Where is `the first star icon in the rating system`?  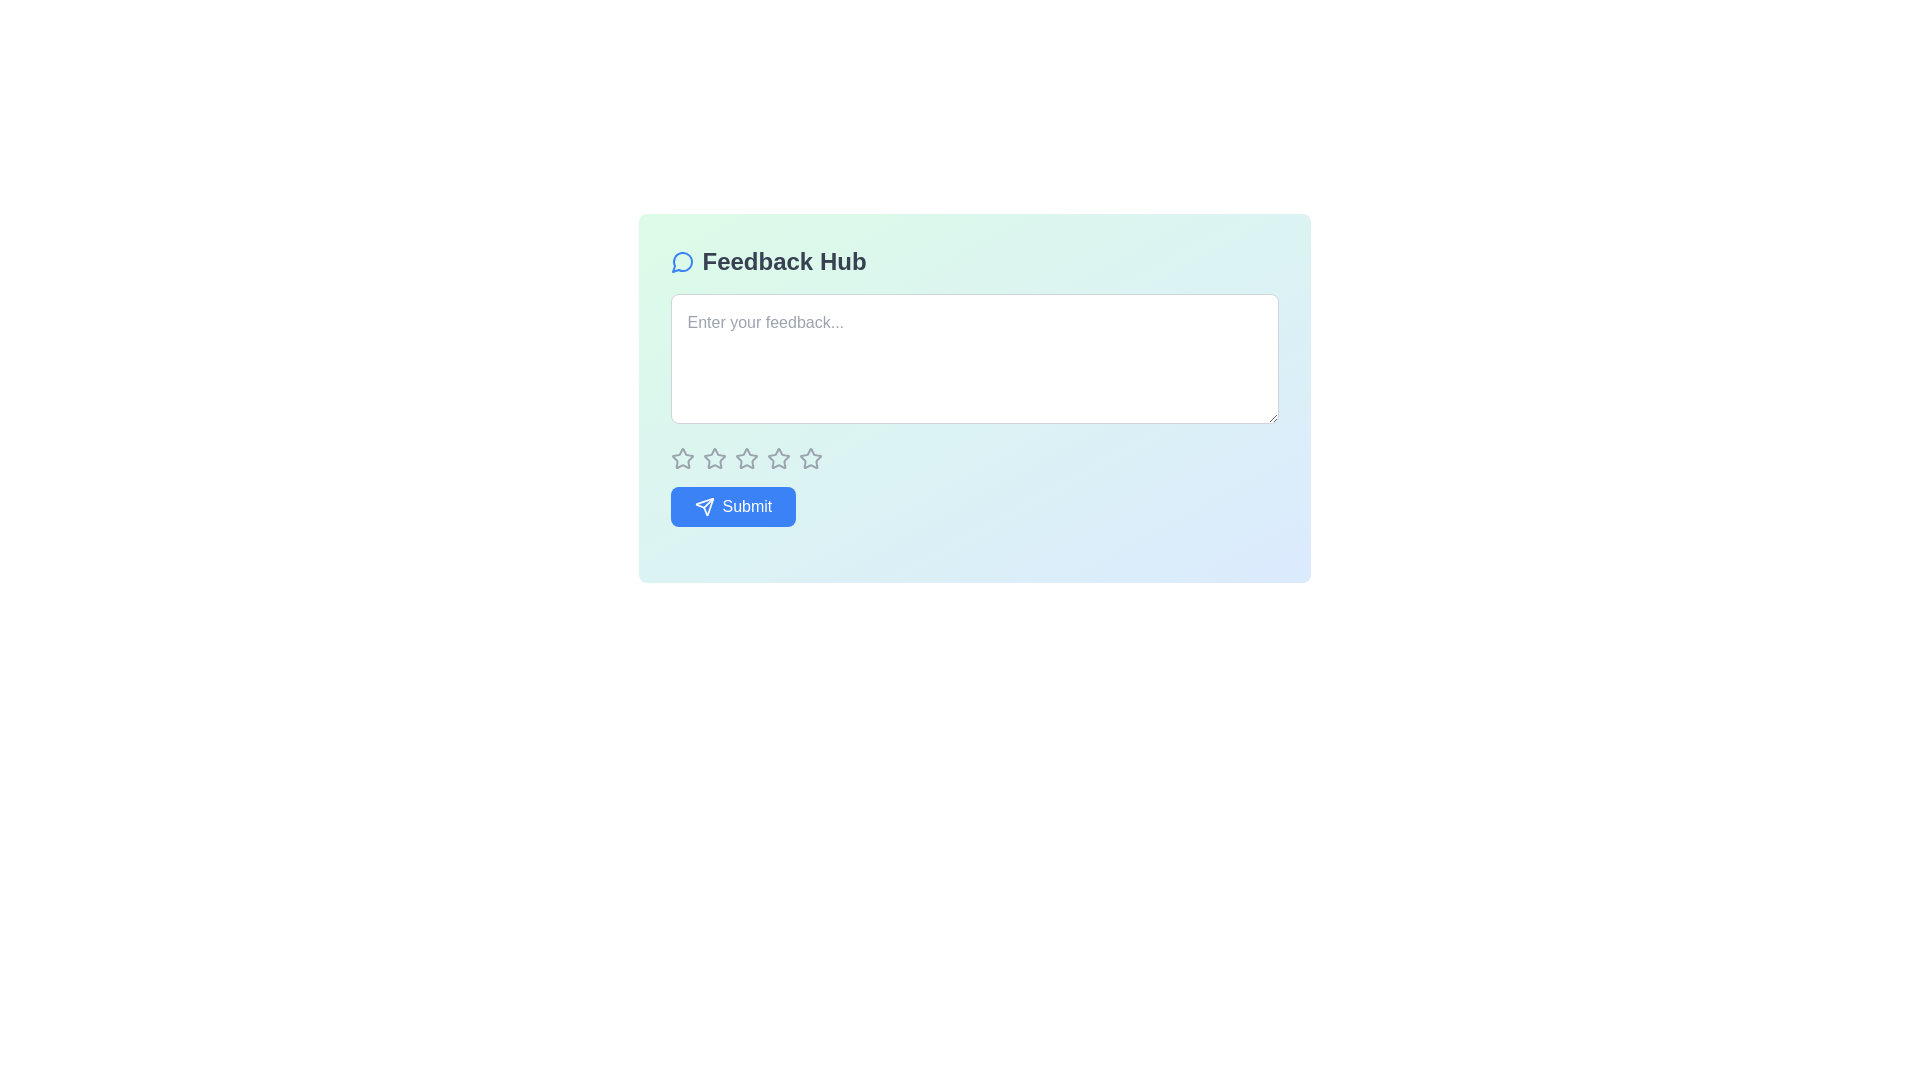 the first star icon in the rating system is located at coordinates (682, 458).